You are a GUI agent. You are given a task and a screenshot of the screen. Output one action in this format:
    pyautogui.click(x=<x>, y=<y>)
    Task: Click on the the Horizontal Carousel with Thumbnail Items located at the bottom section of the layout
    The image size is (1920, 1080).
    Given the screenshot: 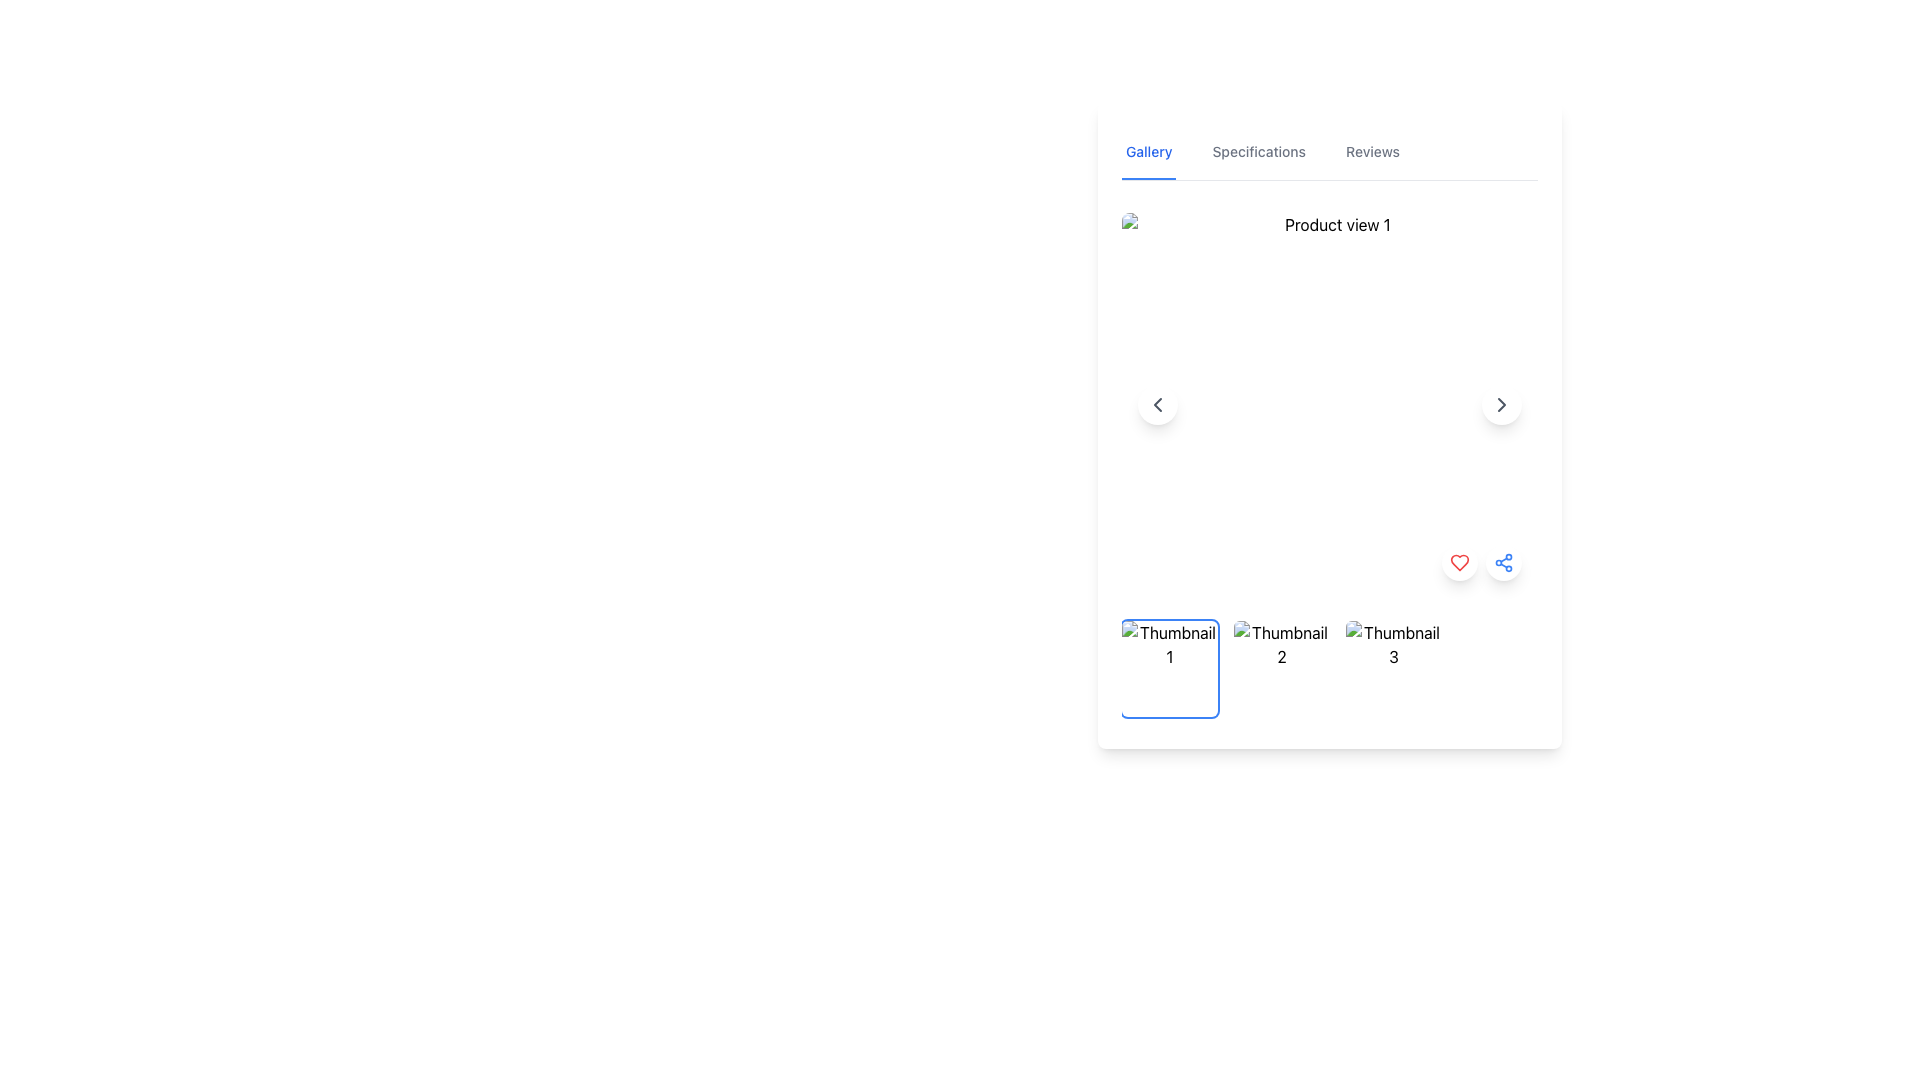 What is the action you would take?
    pyautogui.click(x=1329, y=668)
    